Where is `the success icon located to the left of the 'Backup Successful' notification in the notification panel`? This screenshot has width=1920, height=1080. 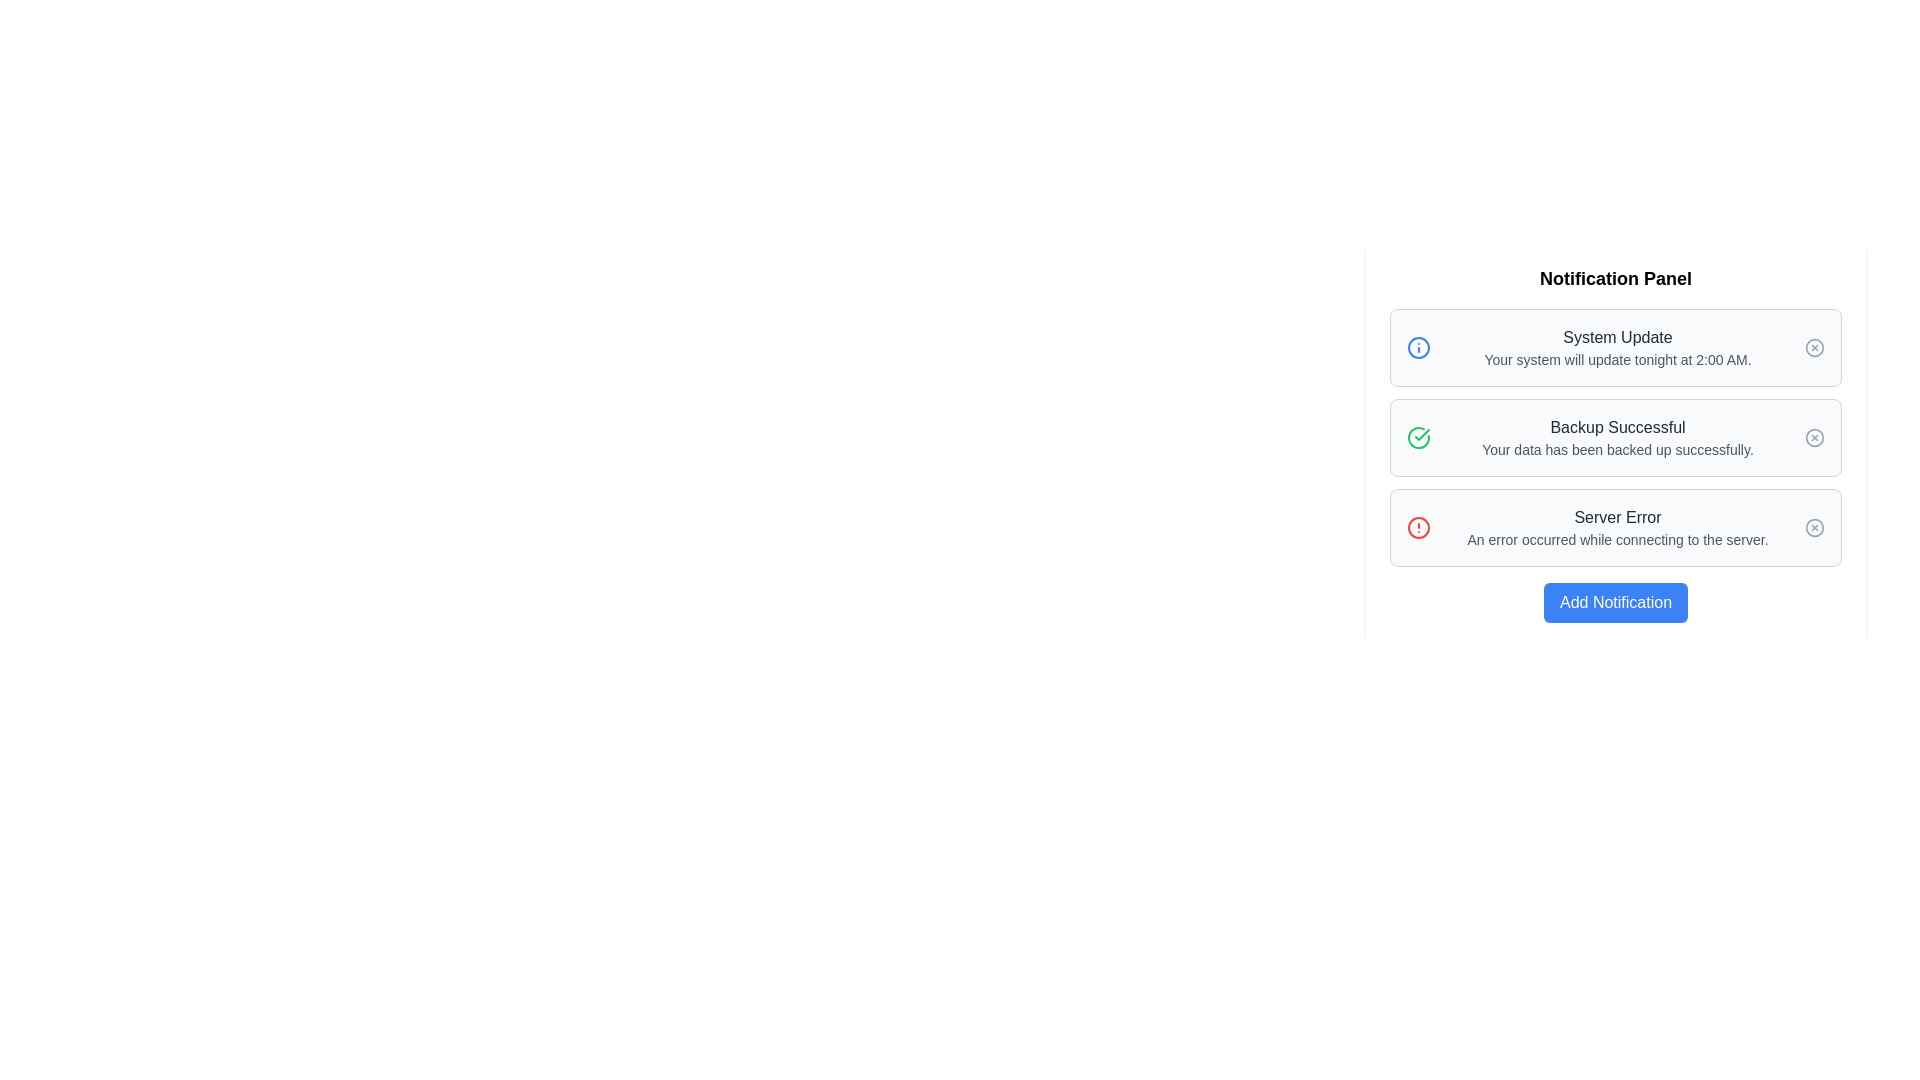
the success icon located to the left of the 'Backup Successful' notification in the notification panel is located at coordinates (1418, 437).